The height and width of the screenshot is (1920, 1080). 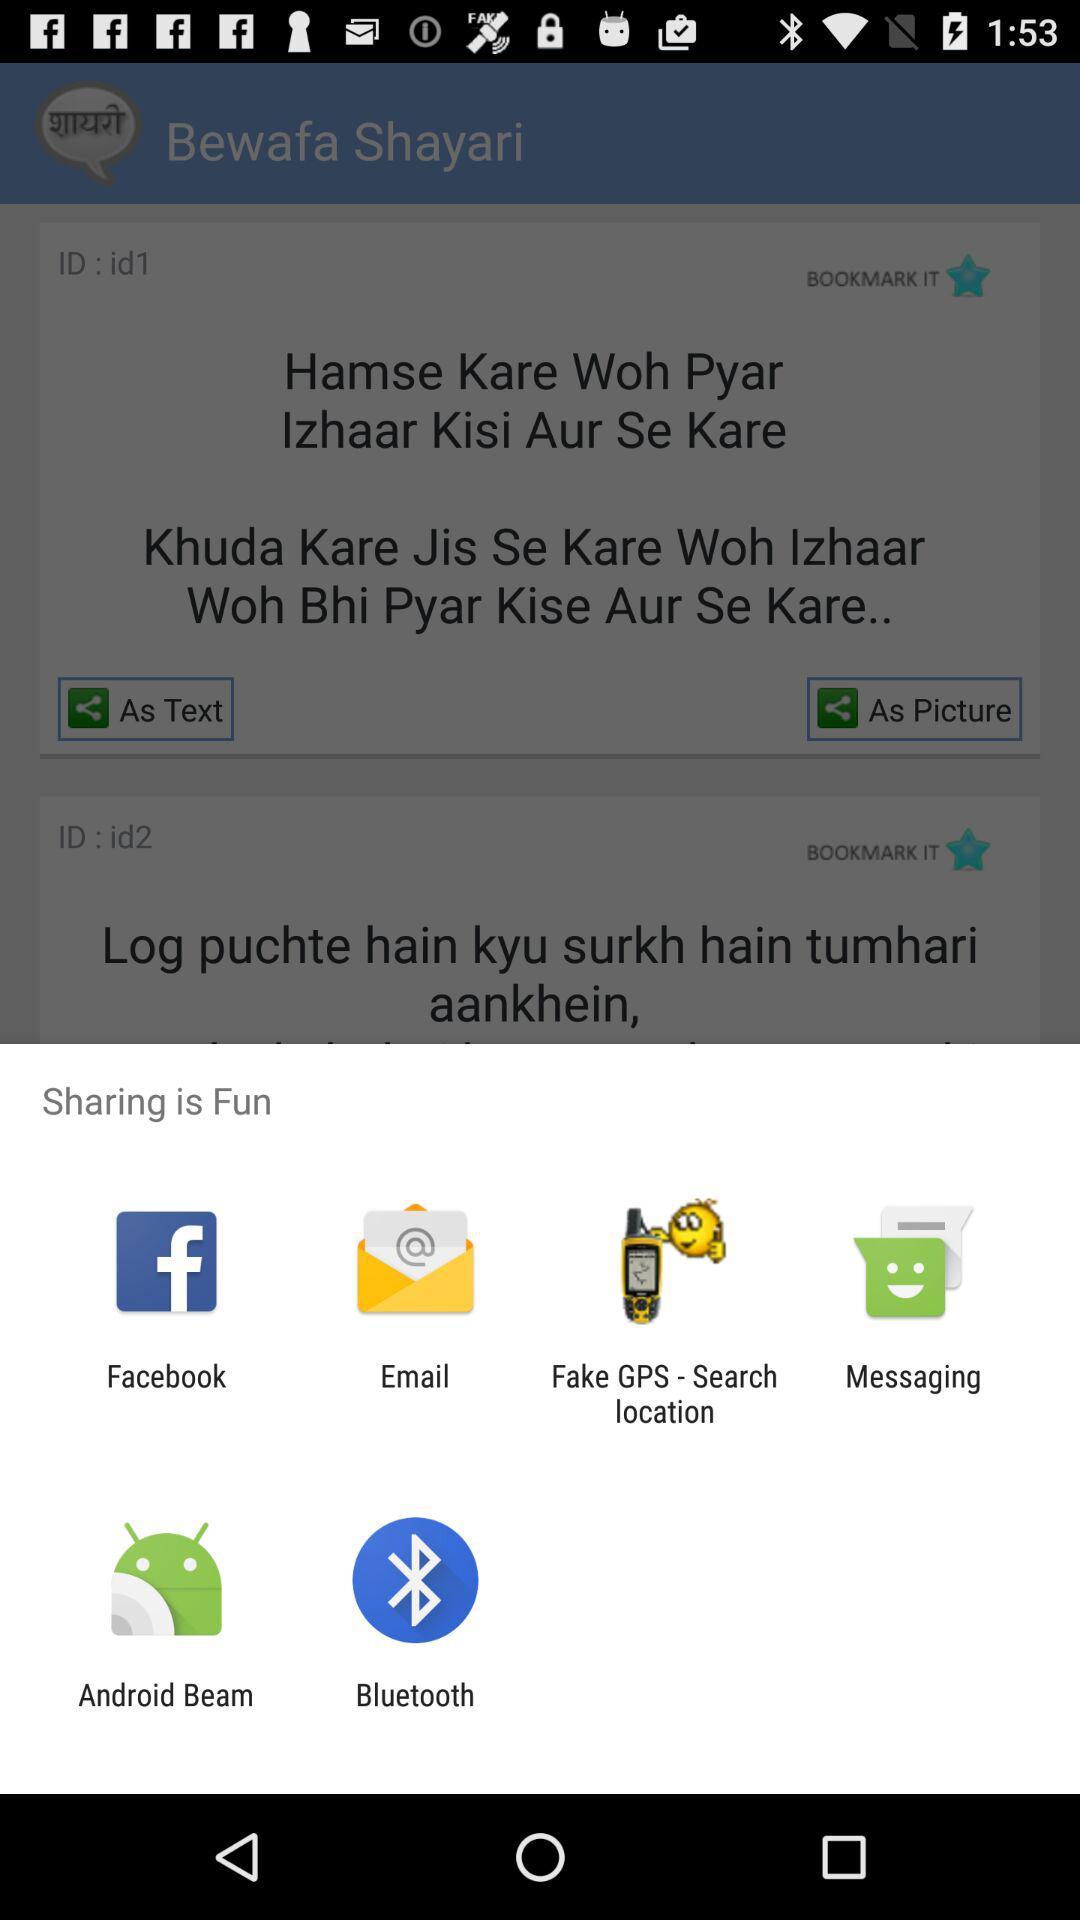 What do you see at coordinates (414, 1392) in the screenshot?
I see `the item to the left of fake gps search icon` at bounding box center [414, 1392].